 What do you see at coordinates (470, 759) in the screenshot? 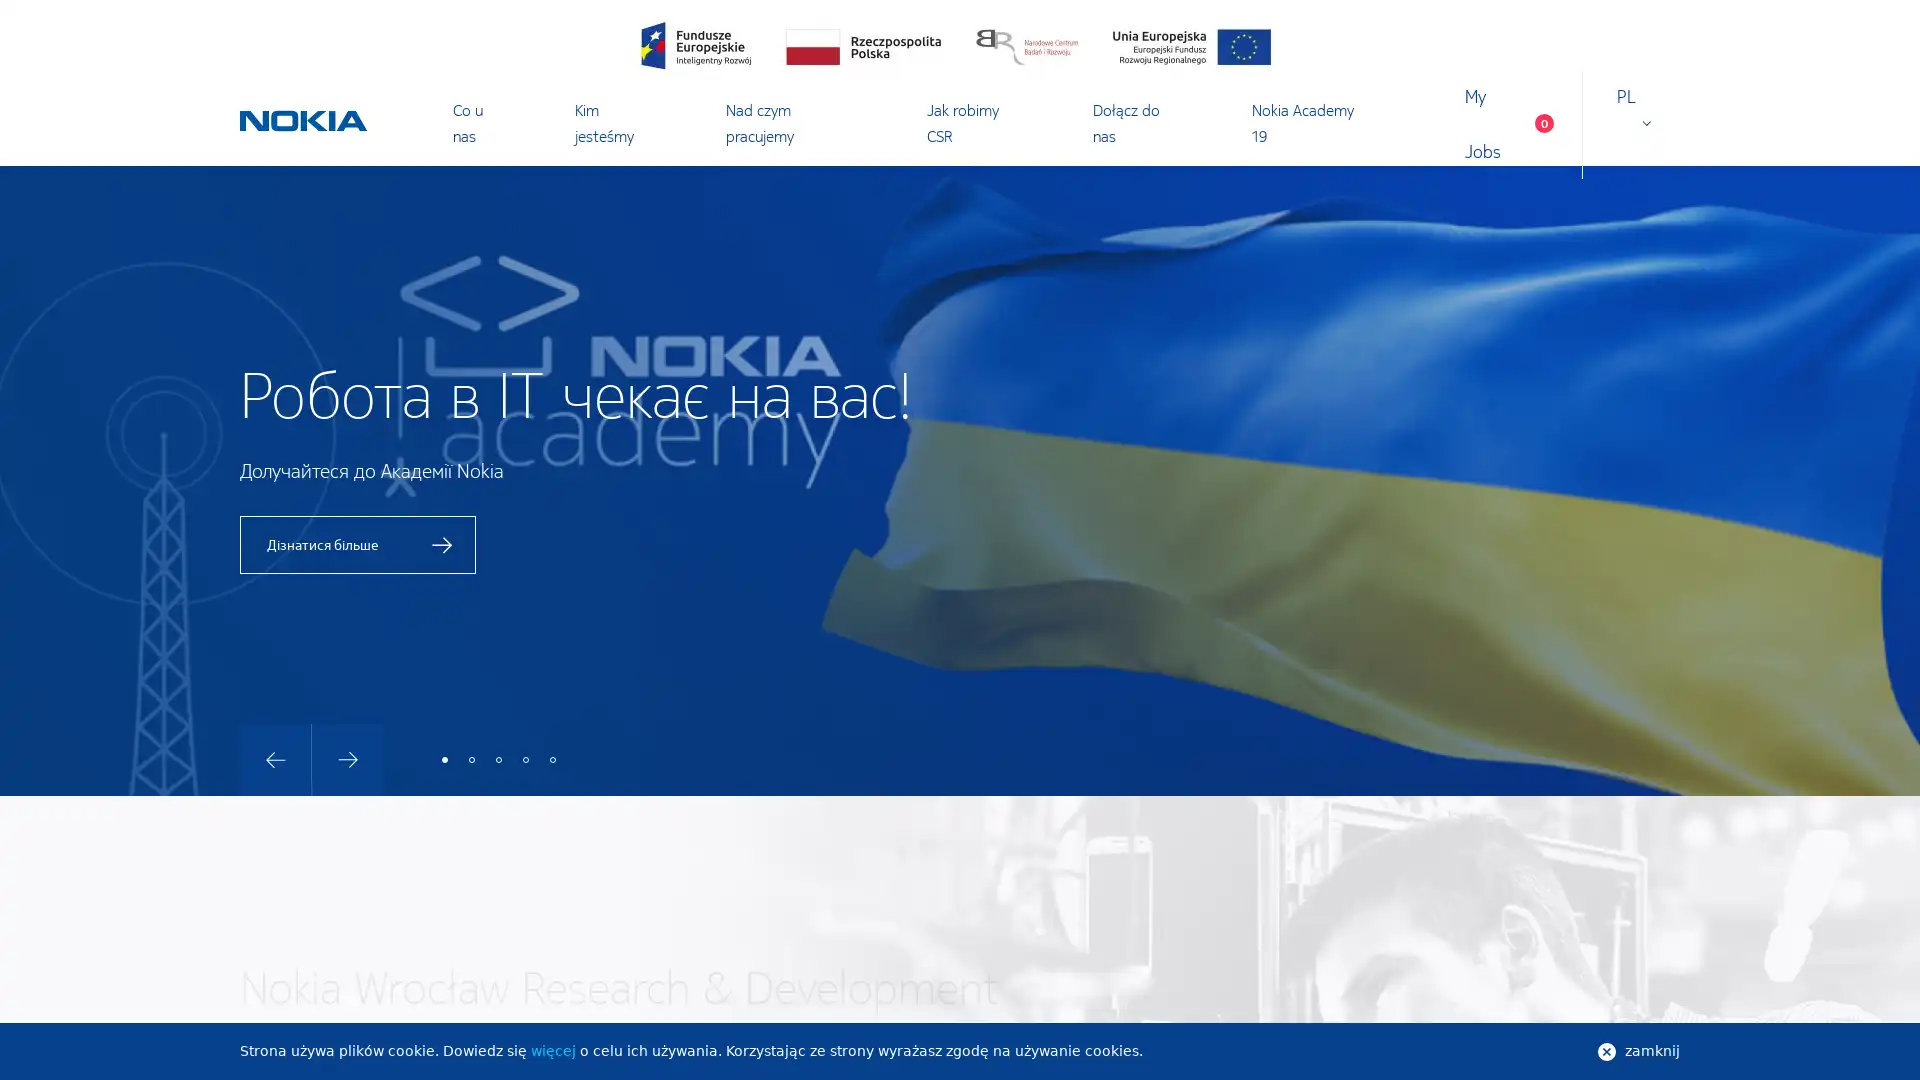
I see `Go to slide 2` at bounding box center [470, 759].